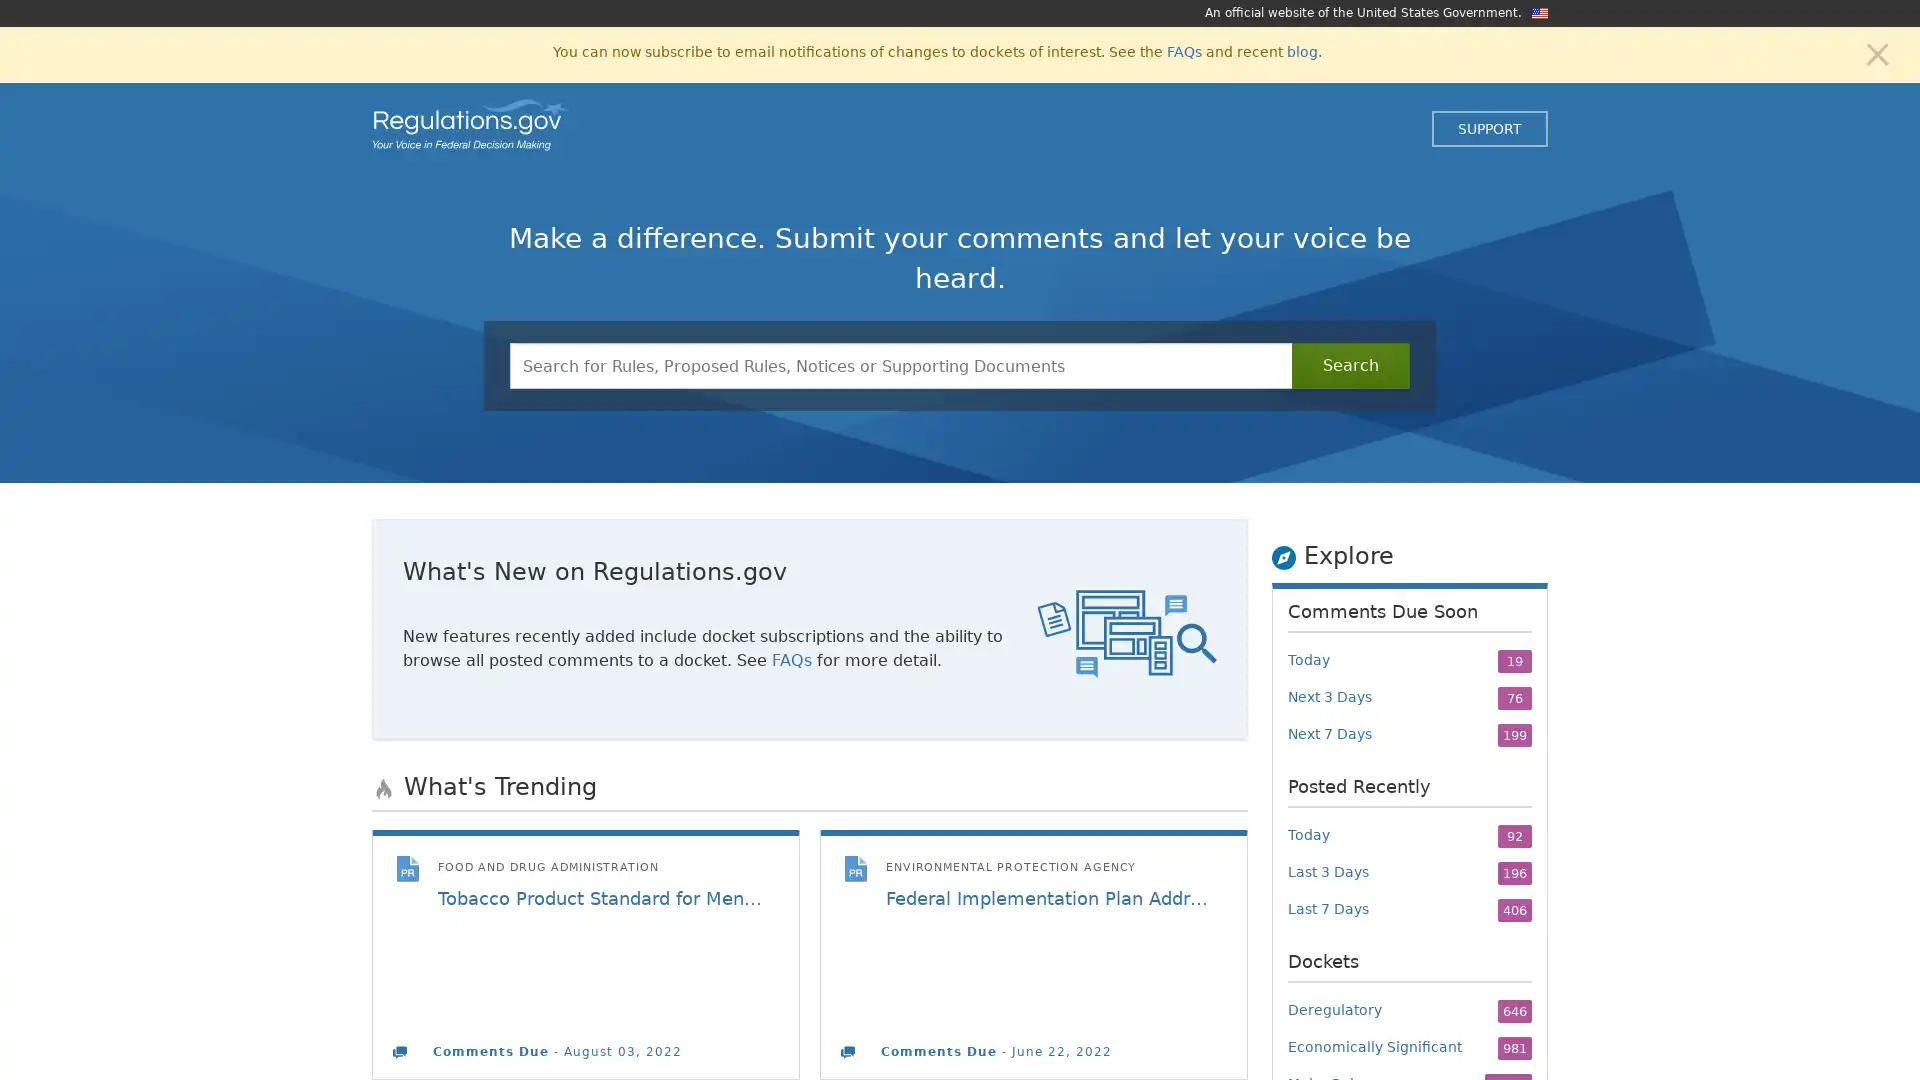  I want to click on Close, so click(1876, 52).